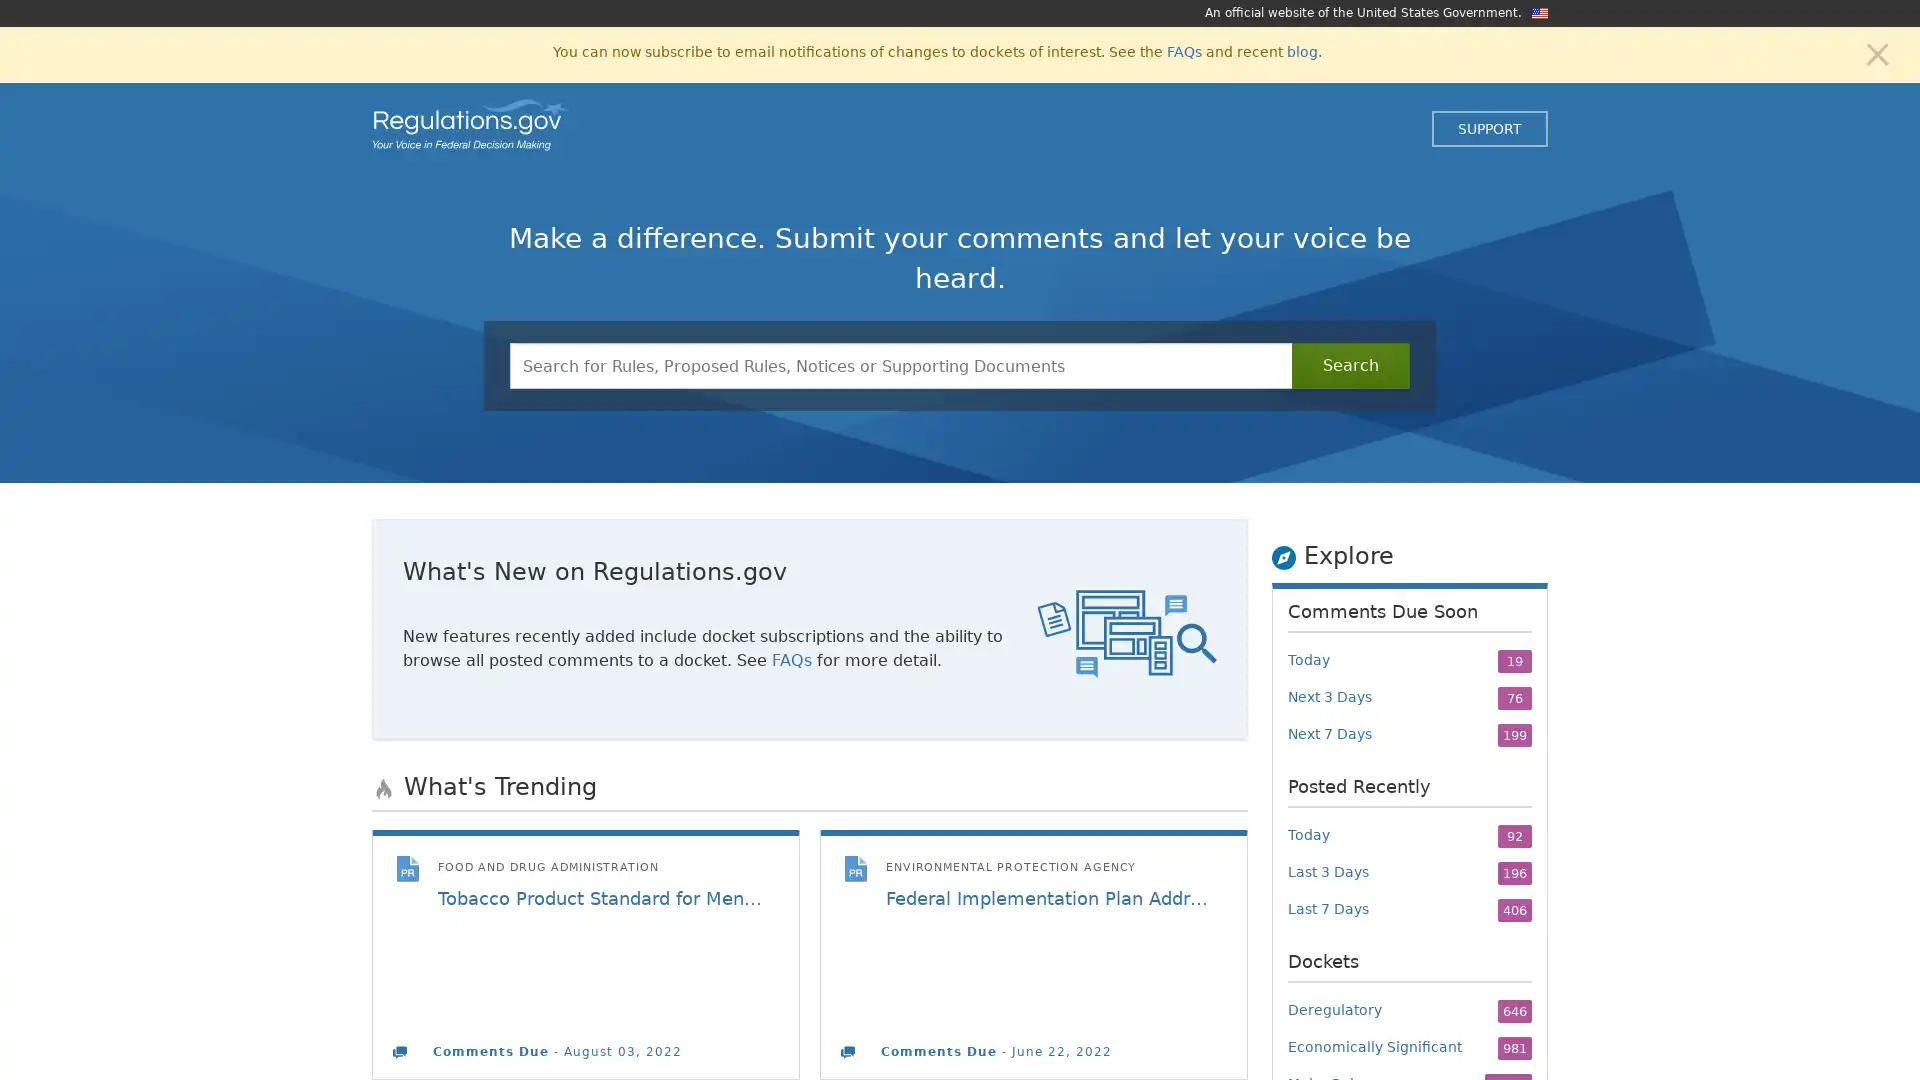  I want to click on Close, so click(1876, 52).